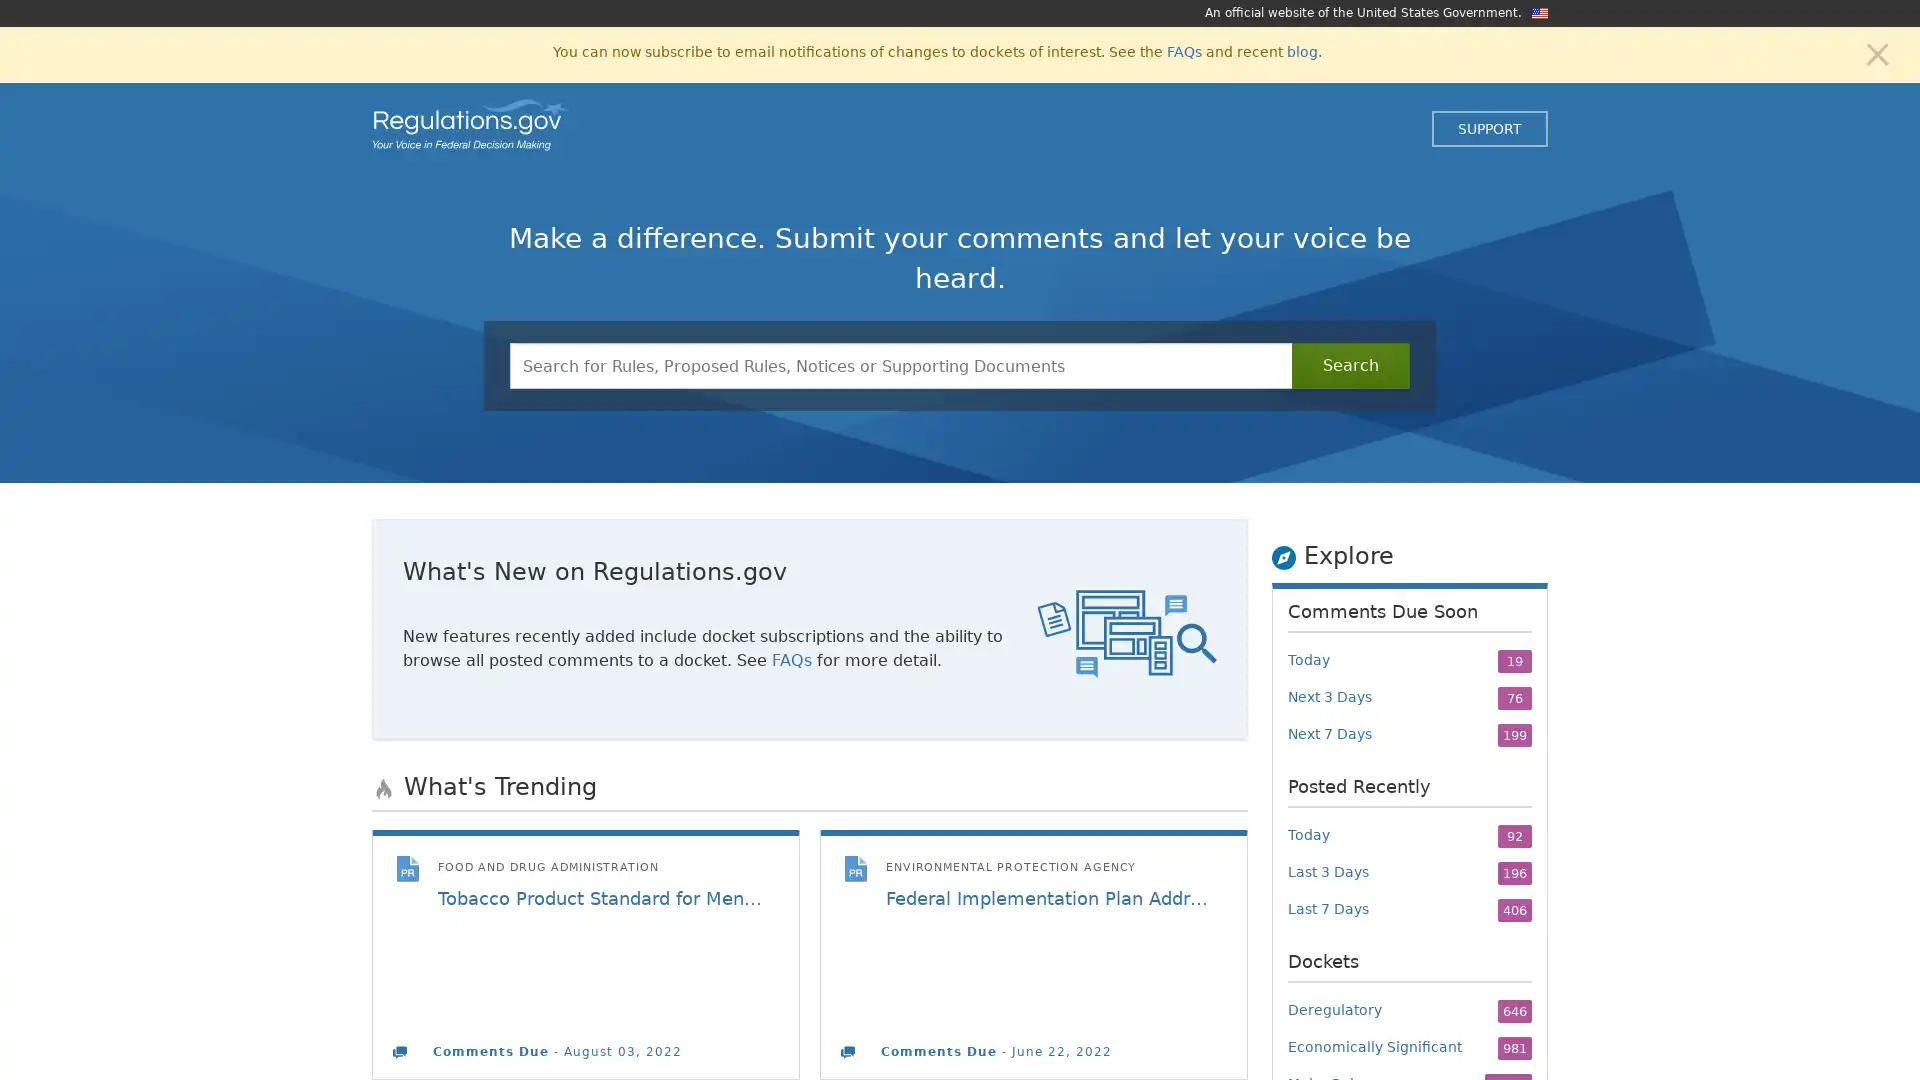  I want to click on Close, so click(1876, 52).